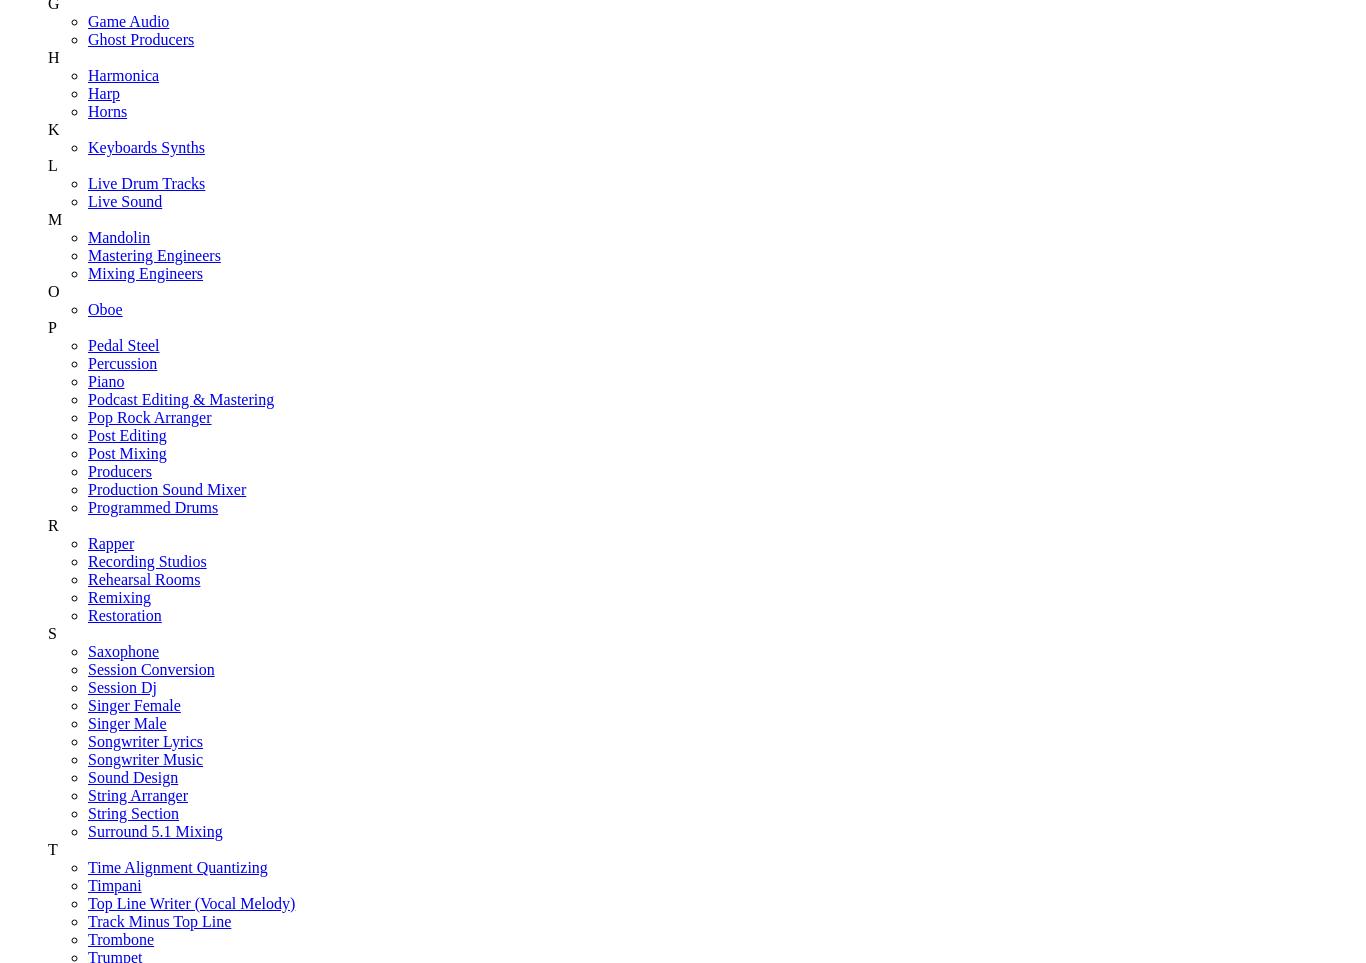 Image resolution: width=1366 pixels, height=963 pixels. What do you see at coordinates (151, 506) in the screenshot?
I see `'Programmed Drums'` at bounding box center [151, 506].